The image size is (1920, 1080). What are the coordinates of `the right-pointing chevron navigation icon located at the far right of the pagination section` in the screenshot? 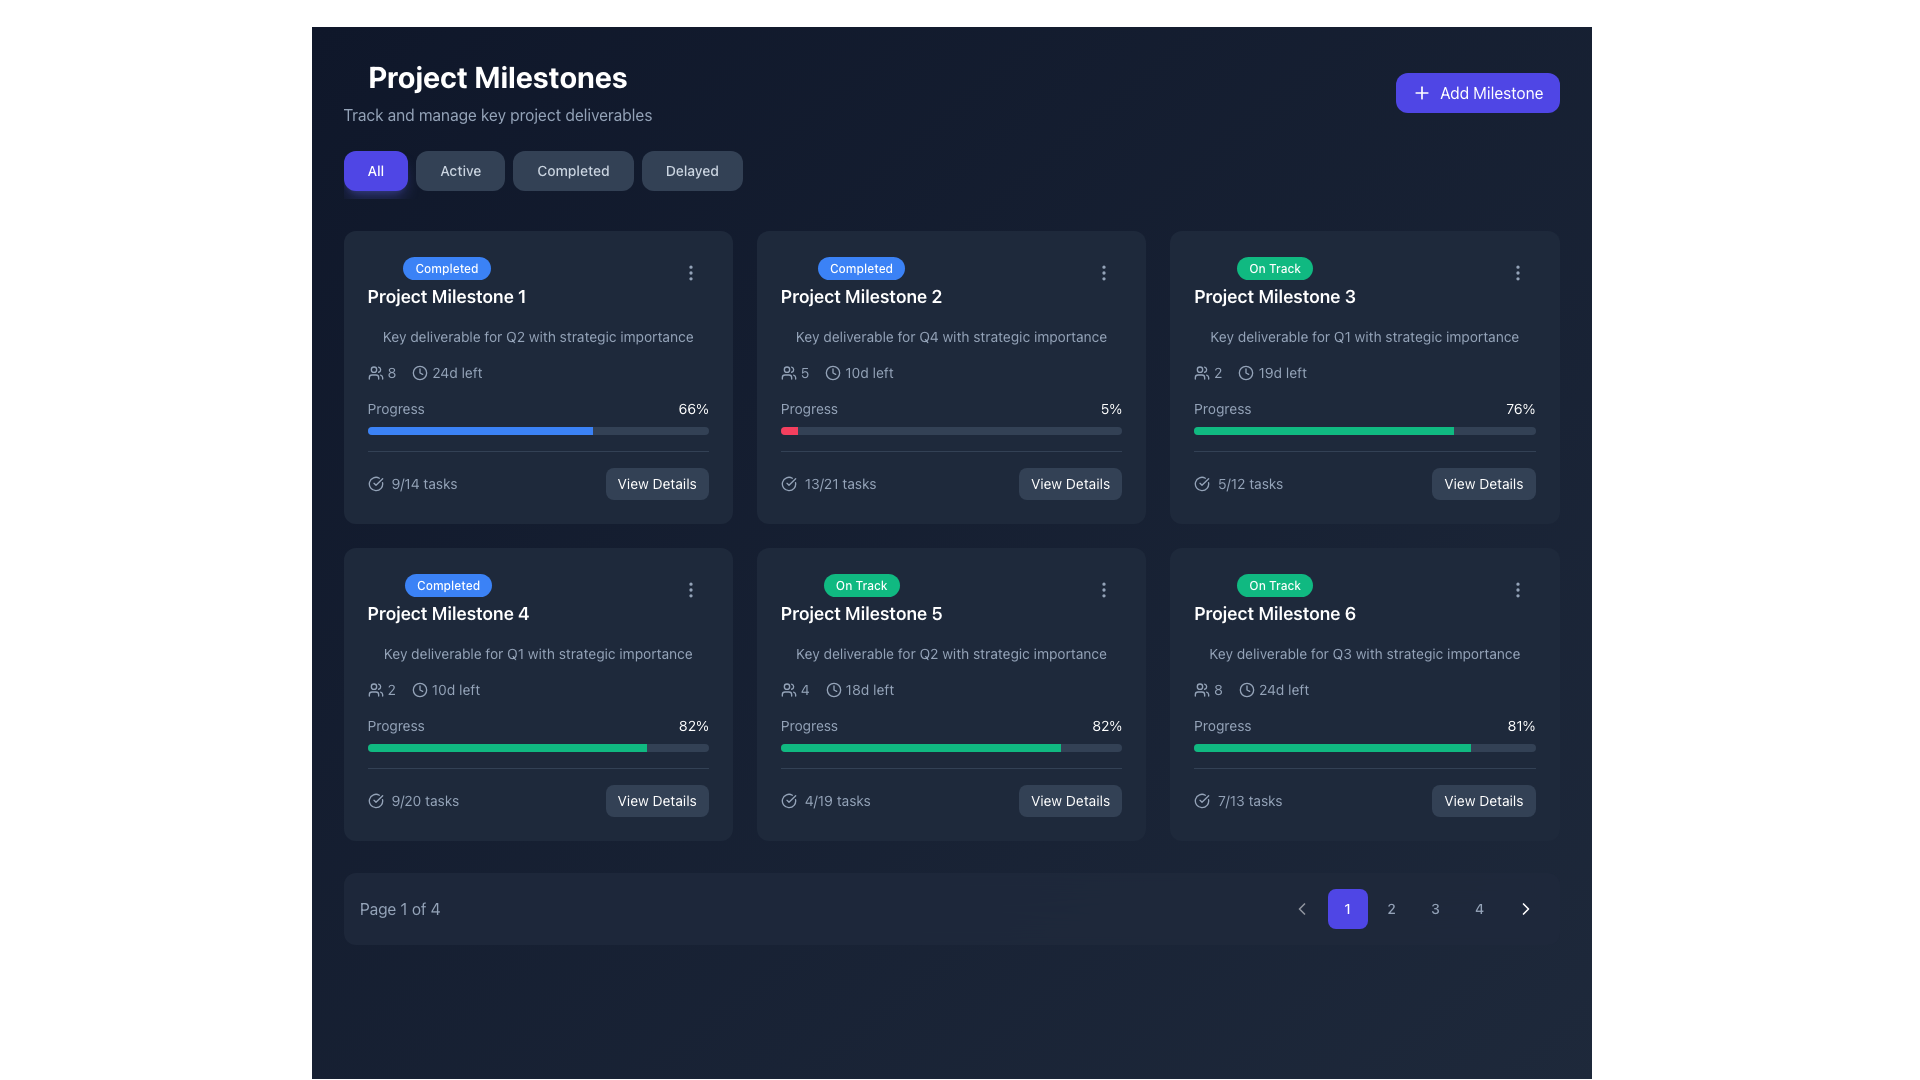 It's located at (1524, 909).